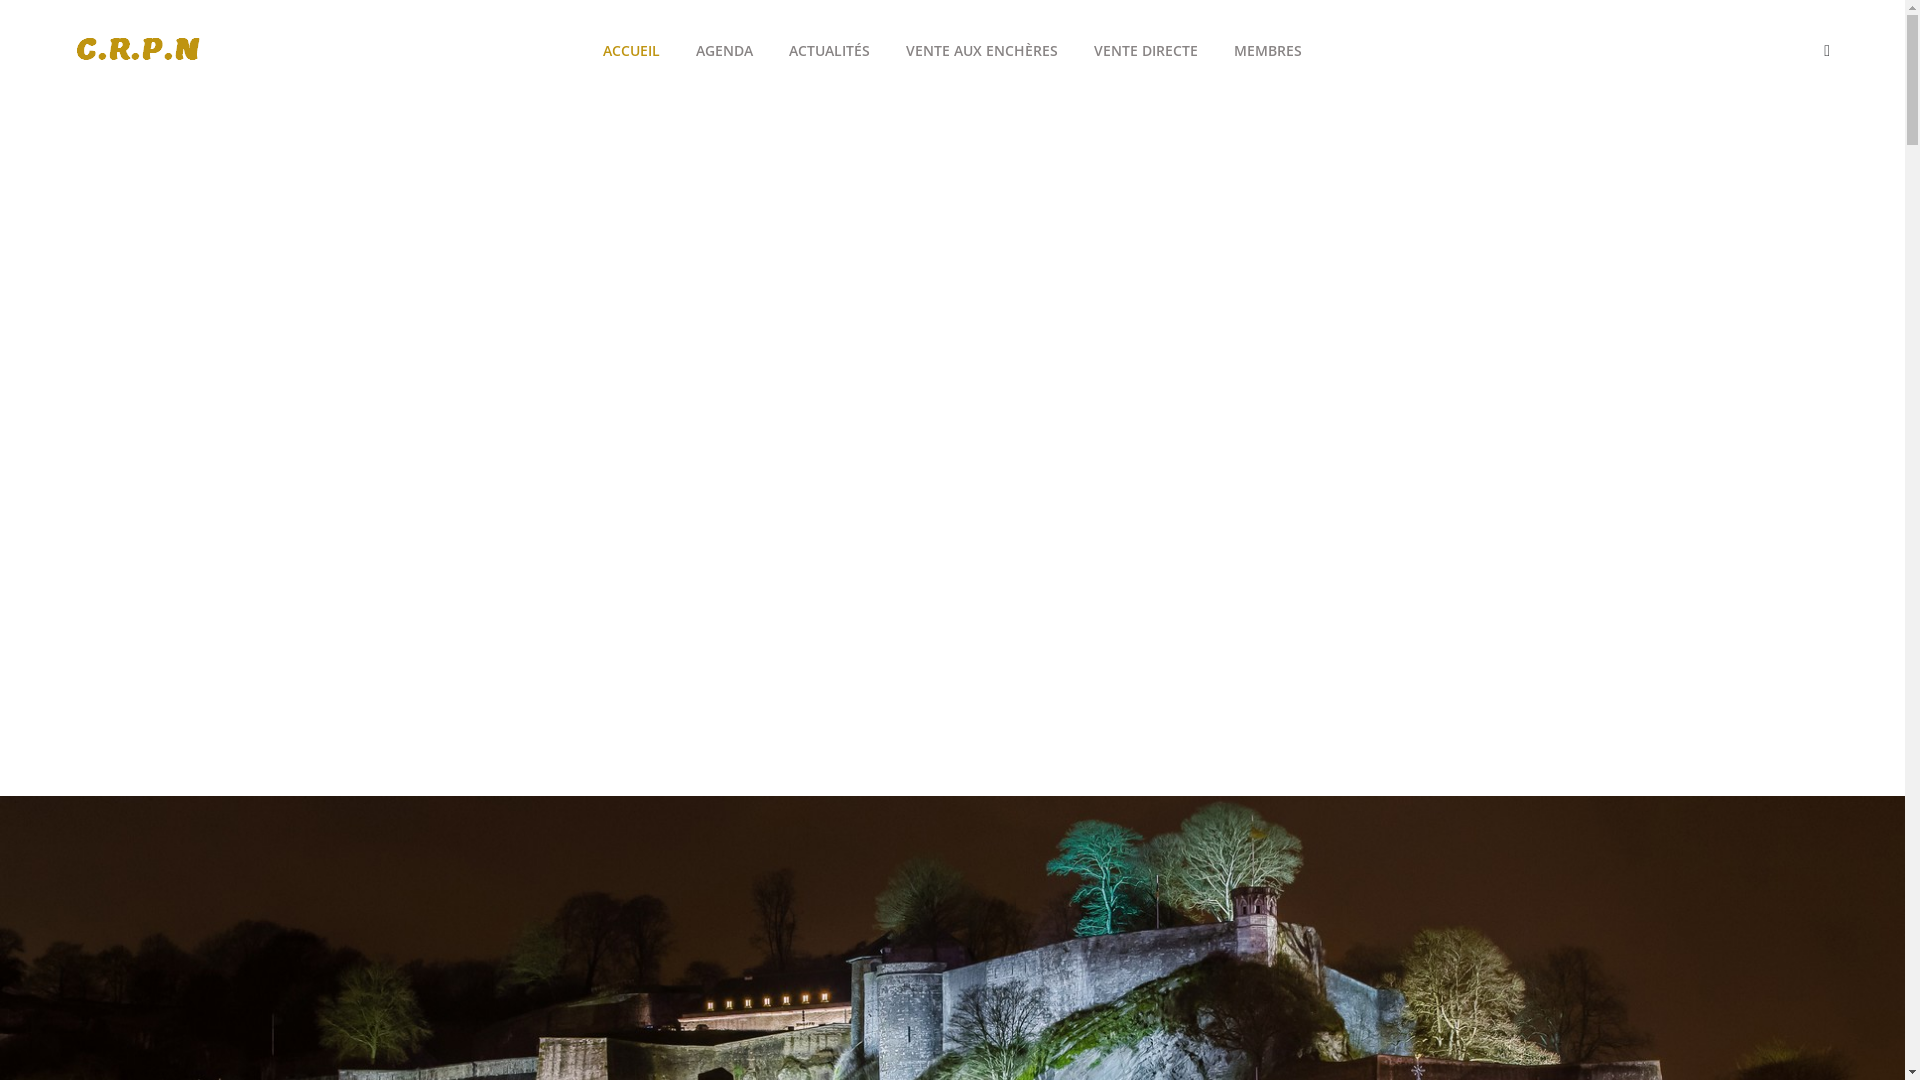 The height and width of the screenshot is (1080, 1920). I want to click on 'VENTE DIRECTE', so click(1146, 49).